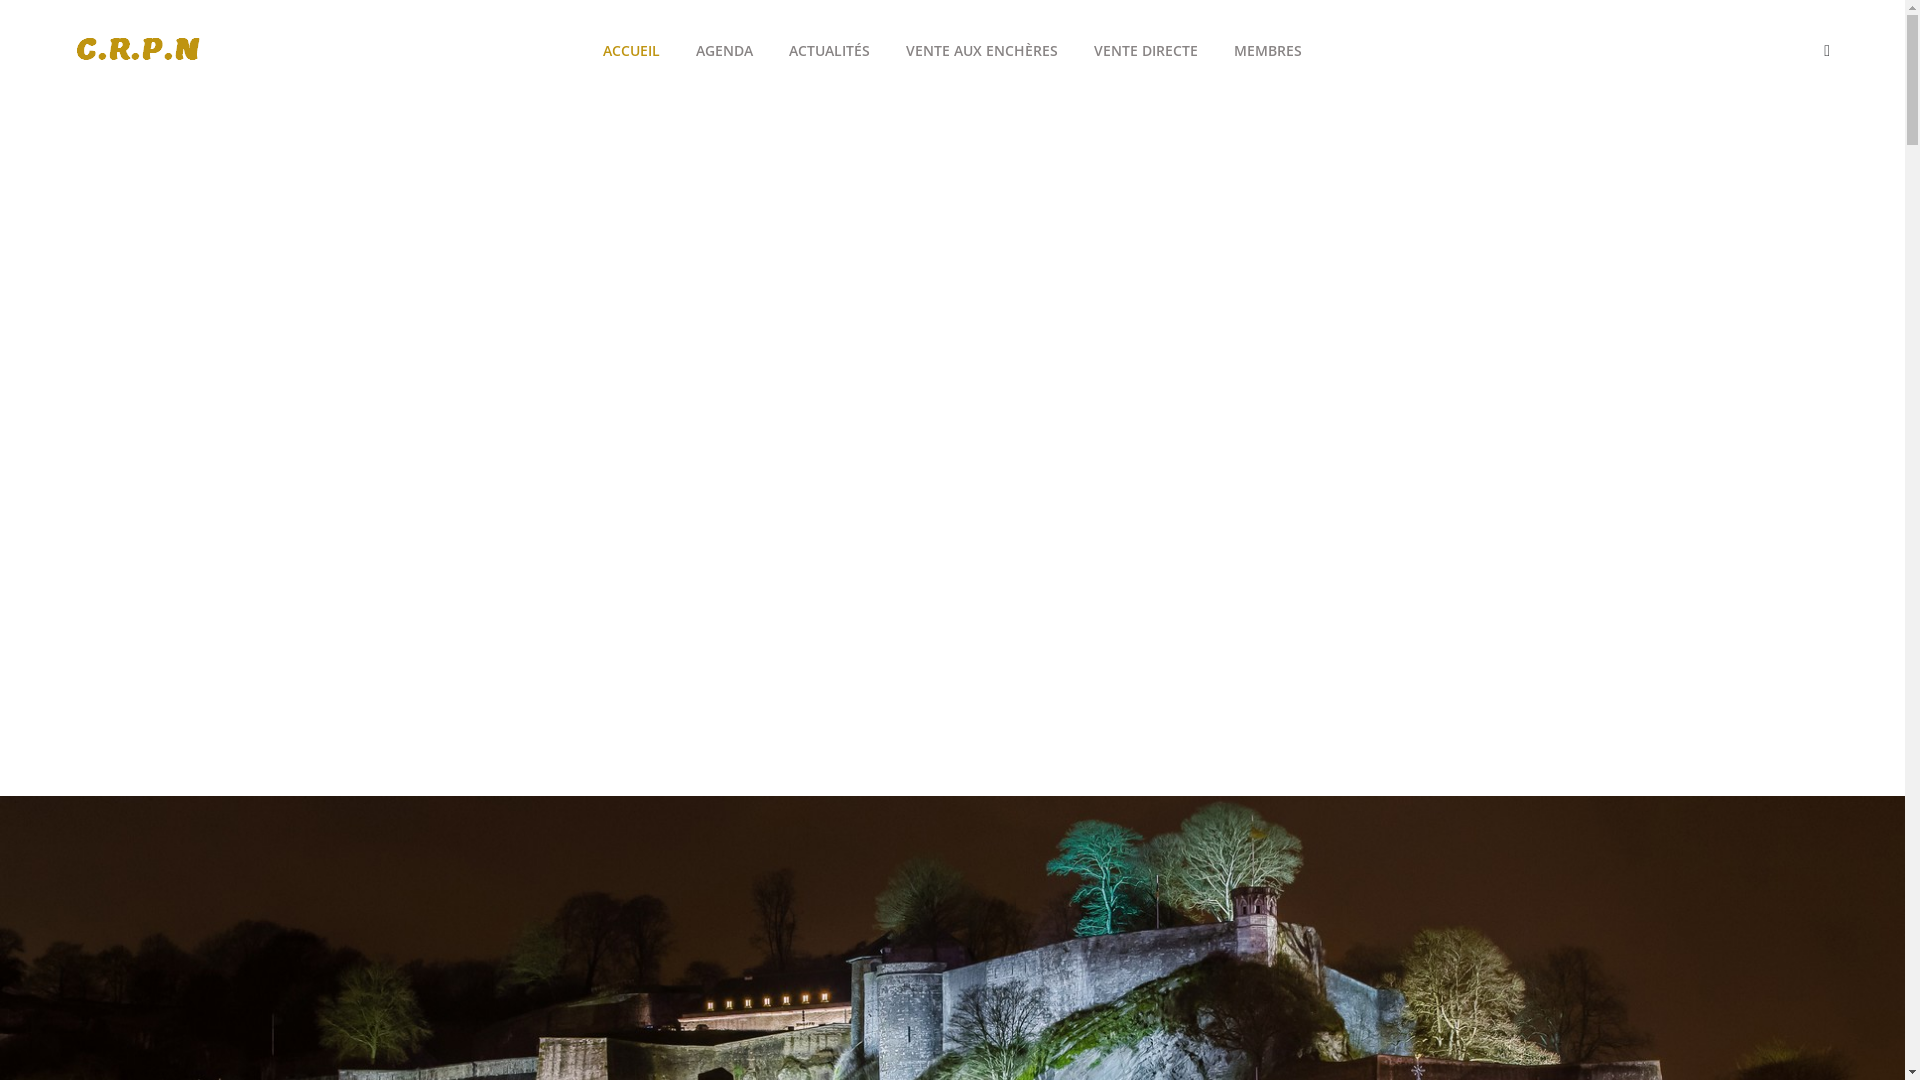 The height and width of the screenshot is (1080, 1920). I want to click on 'VENTE DIRECTE', so click(1146, 49).